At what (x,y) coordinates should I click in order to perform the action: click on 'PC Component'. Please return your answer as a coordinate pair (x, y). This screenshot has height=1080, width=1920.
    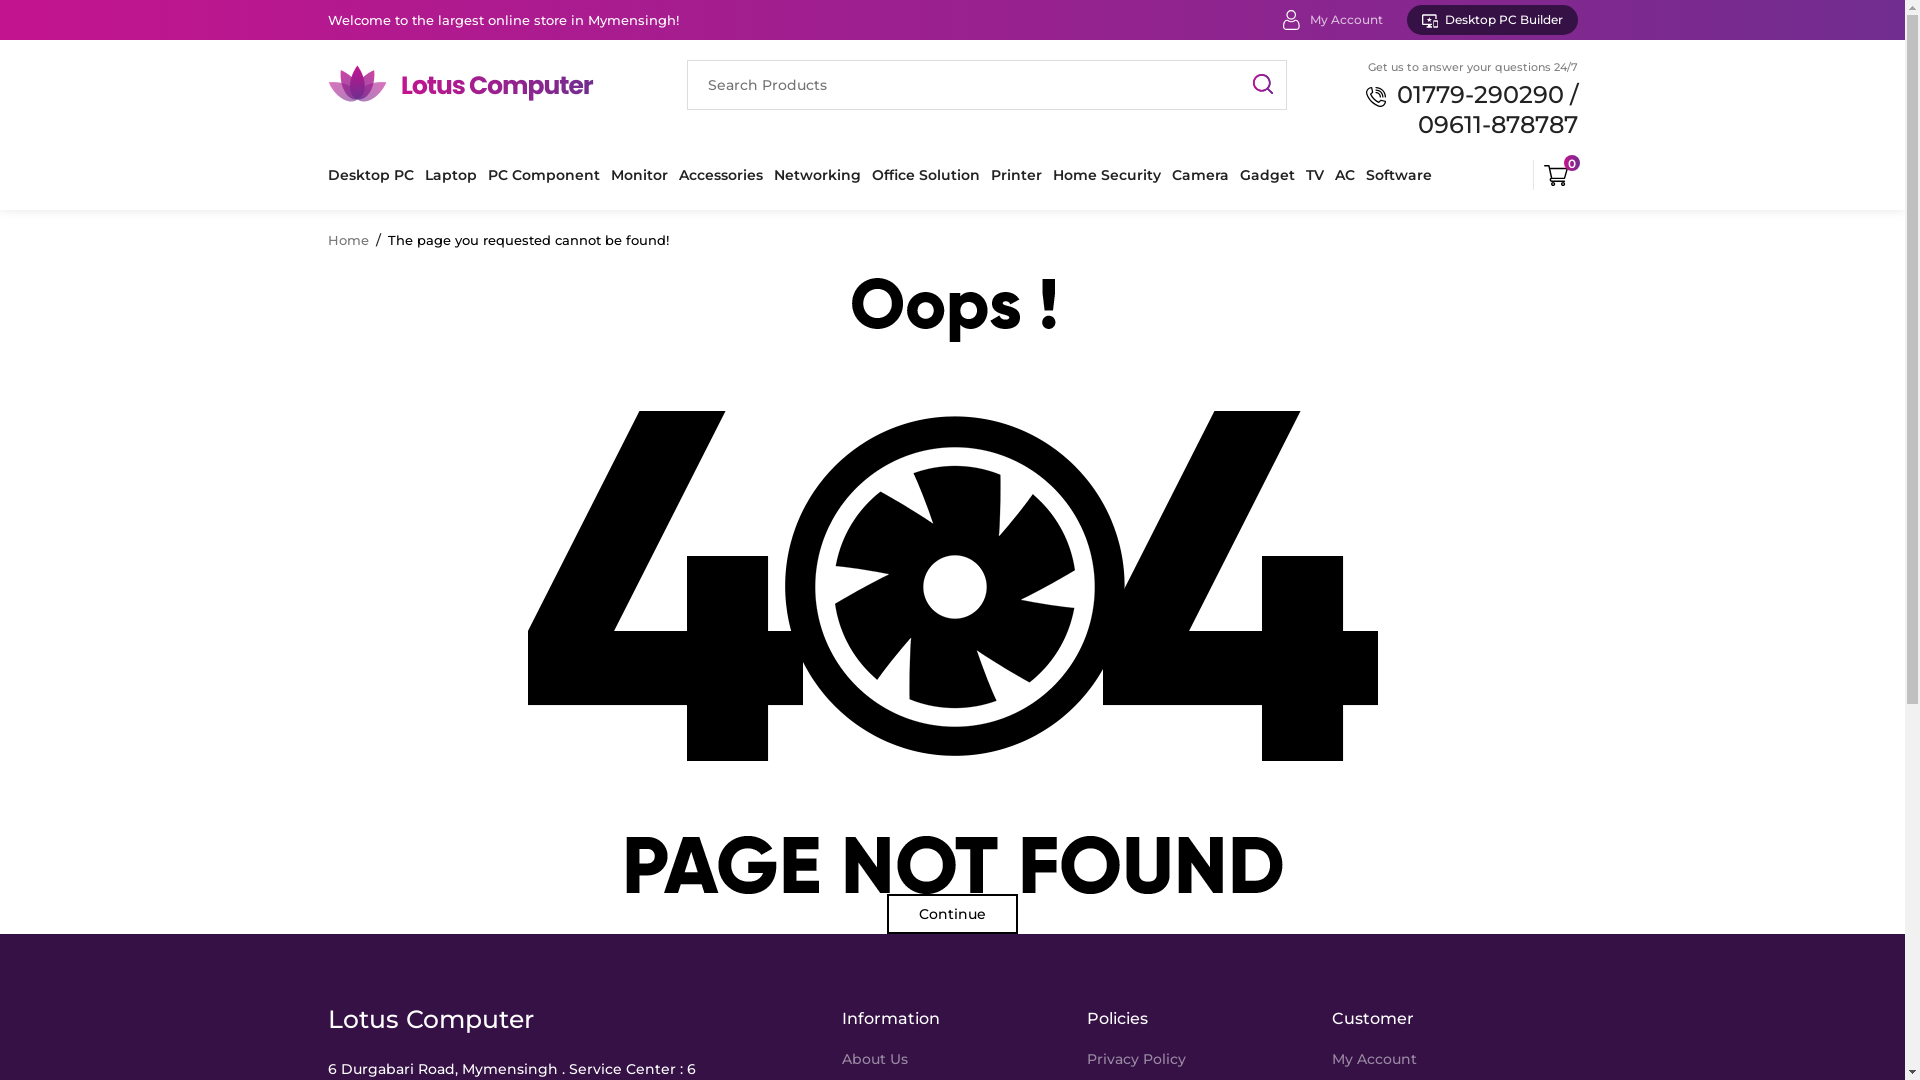
    Looking at the image, I should click on (488, 173).